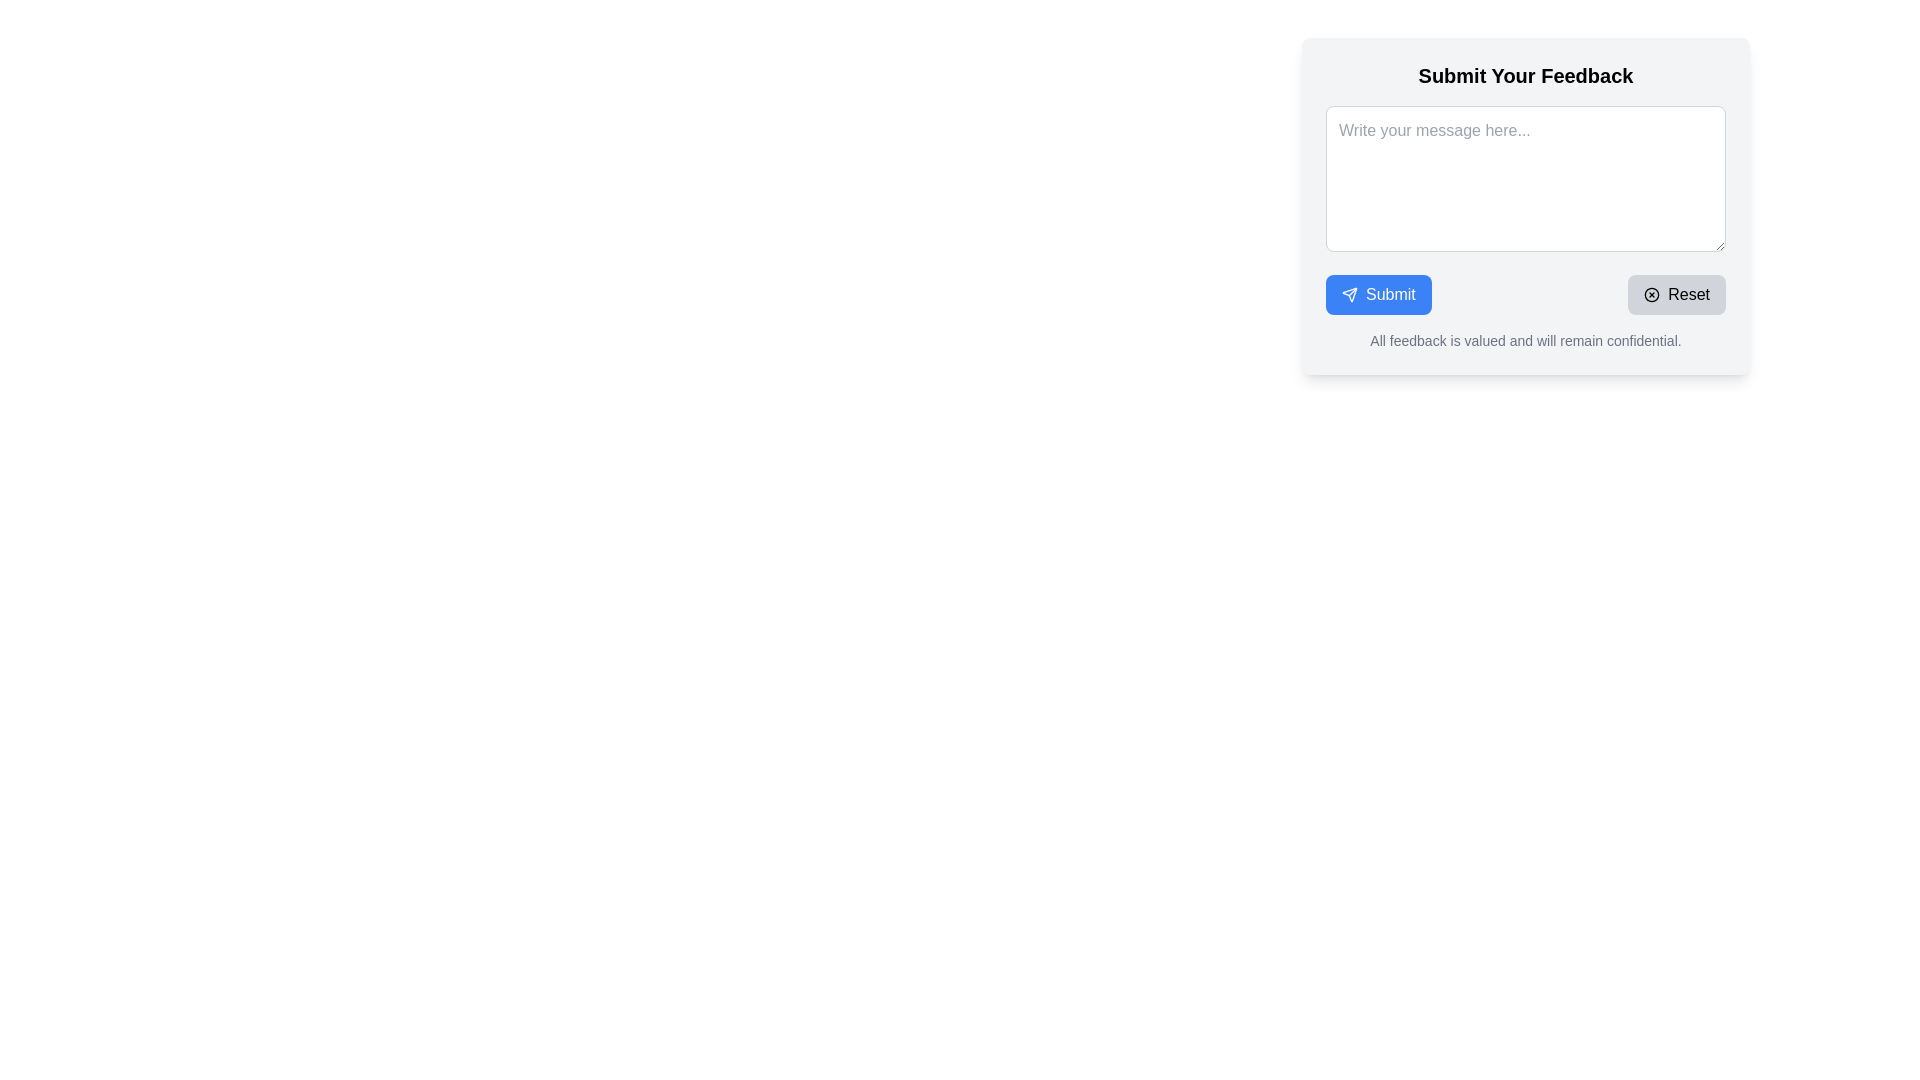 Image resolution: width=1920 pixels, height=1080 pixels. Describe the element at coordinates (1377, 294) in the screenshot. I see `the blue rectangular 'Submit' button with rounded corners` at that location.